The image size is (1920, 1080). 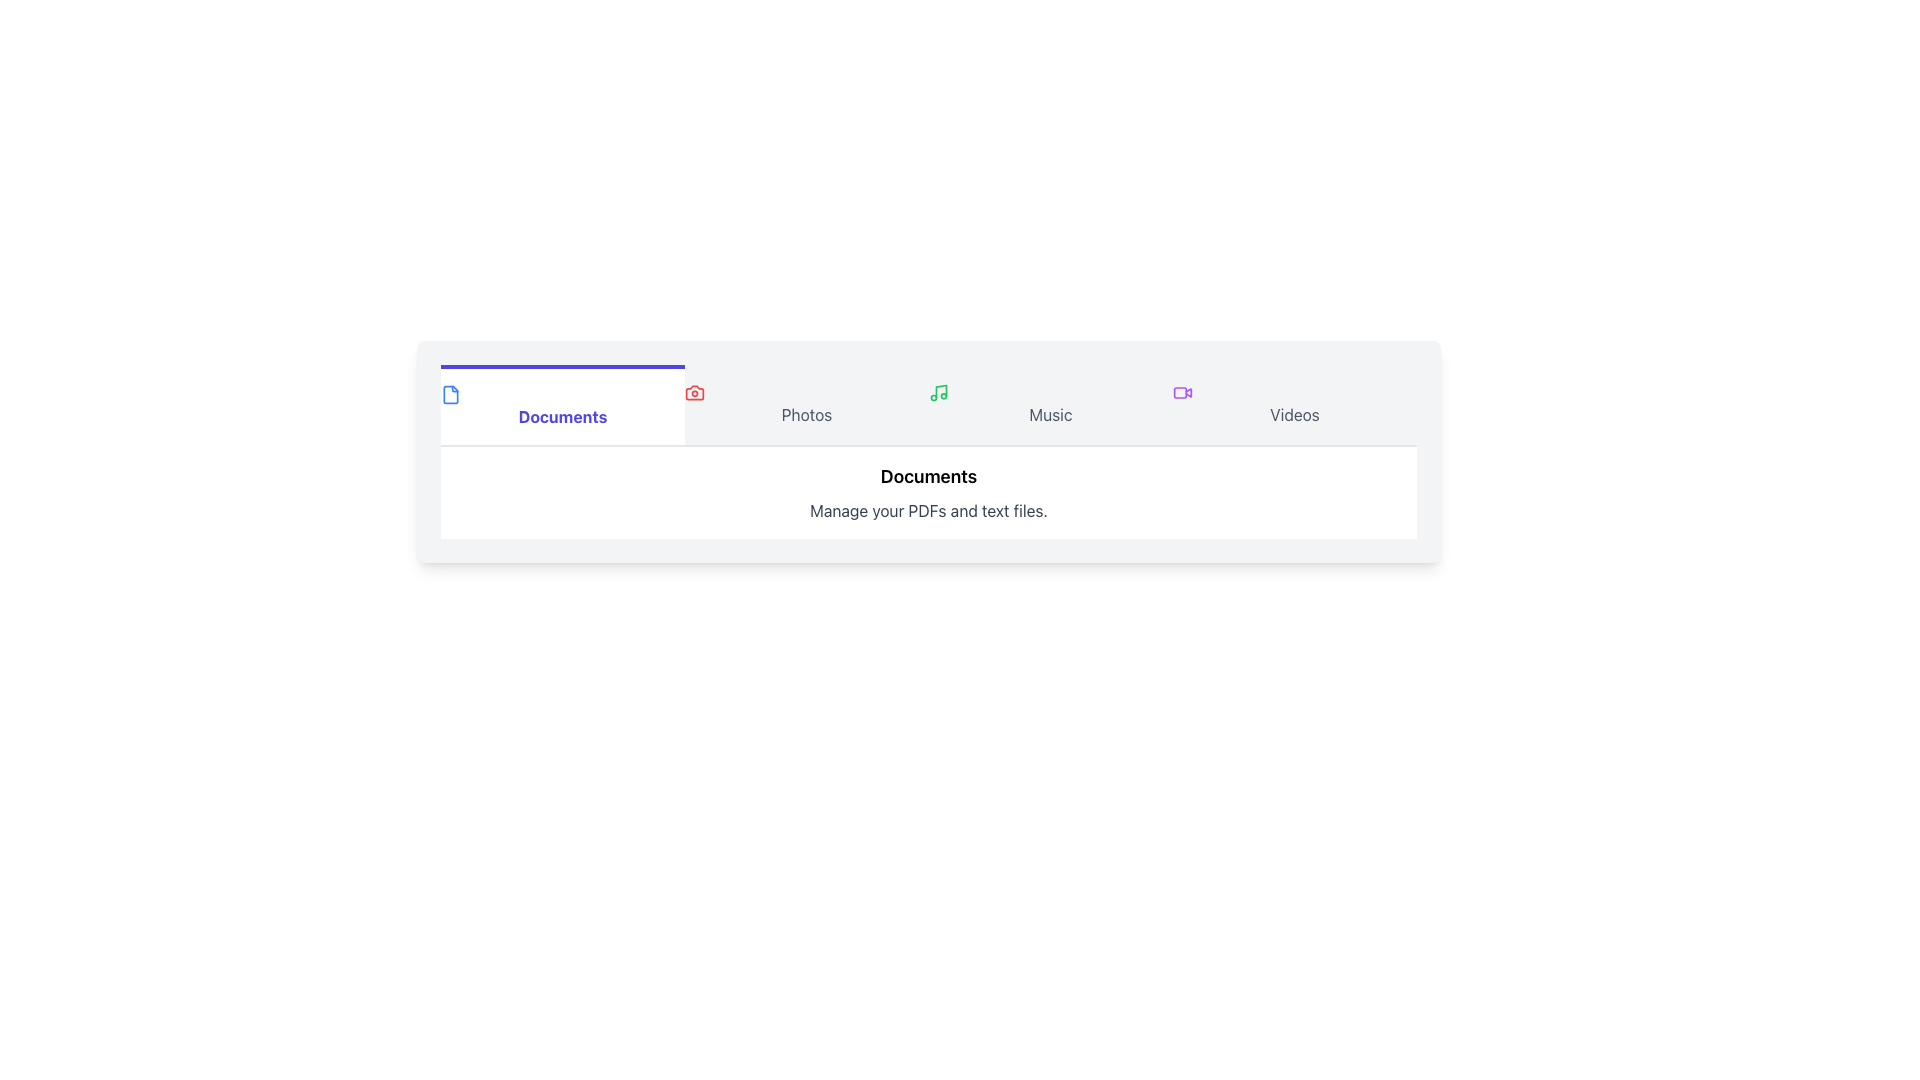 I want to click on the 'Videos' text label, which is styled with grey color and is the last item in the horizontal navigation bar, so click(x=1295, y=414).